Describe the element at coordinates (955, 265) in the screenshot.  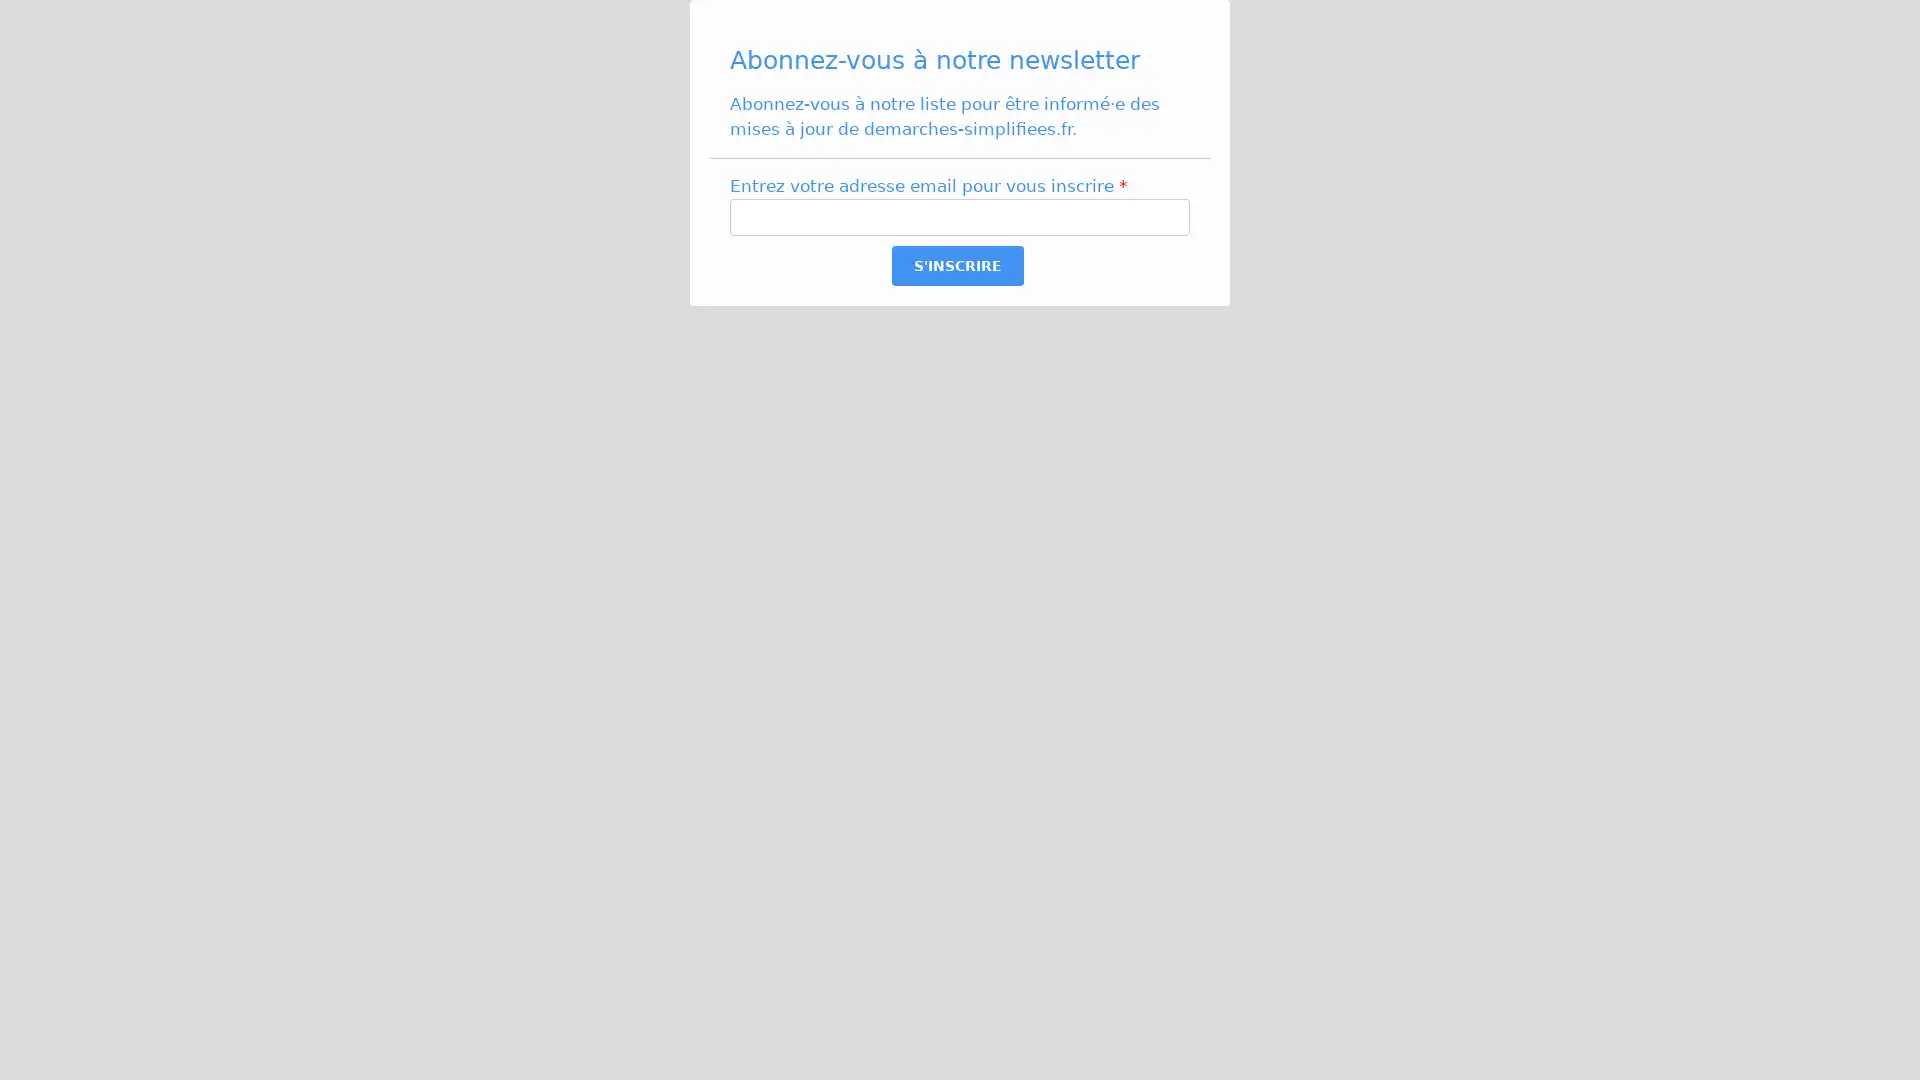
I see `S'INSCRIRE` at that location.